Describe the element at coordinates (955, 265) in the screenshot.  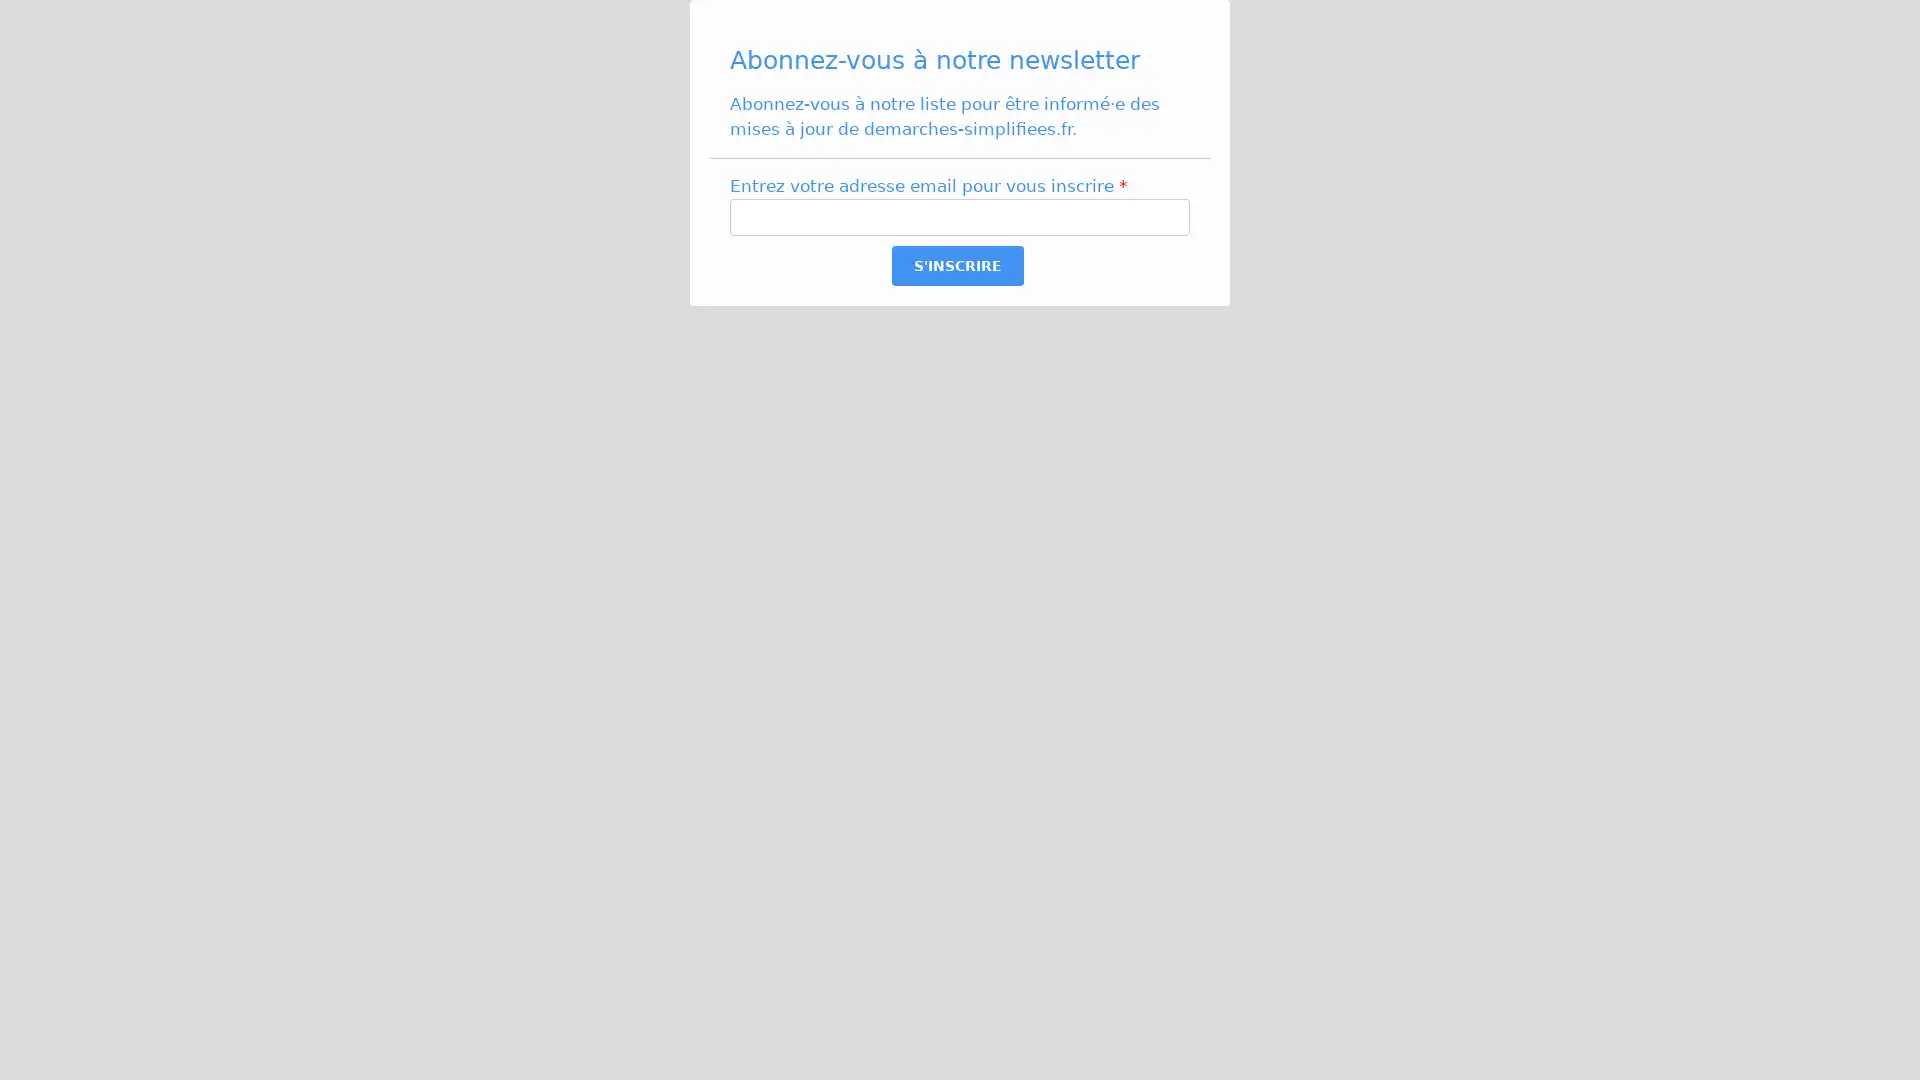
I see `S'INSCRIRE` at that location.